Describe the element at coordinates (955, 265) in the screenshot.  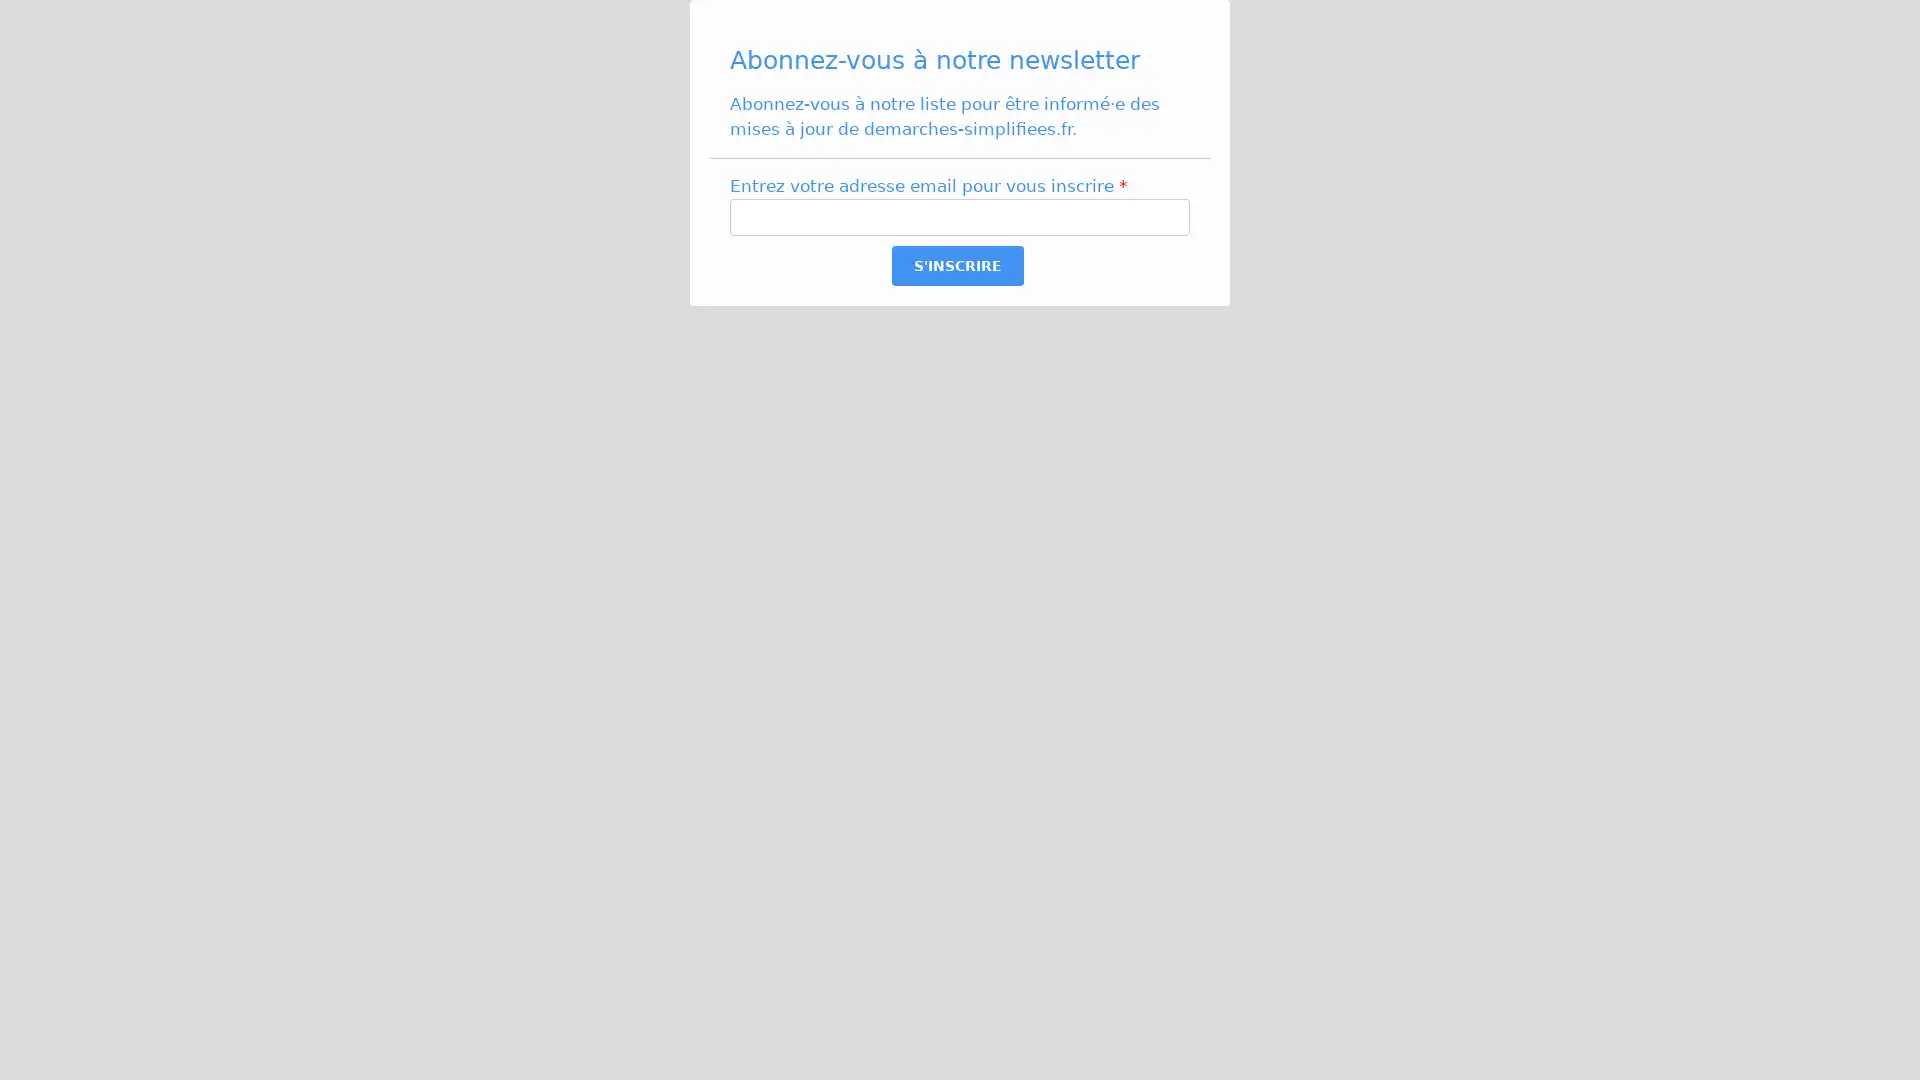
I see `S'INSCRIRE` at that location.